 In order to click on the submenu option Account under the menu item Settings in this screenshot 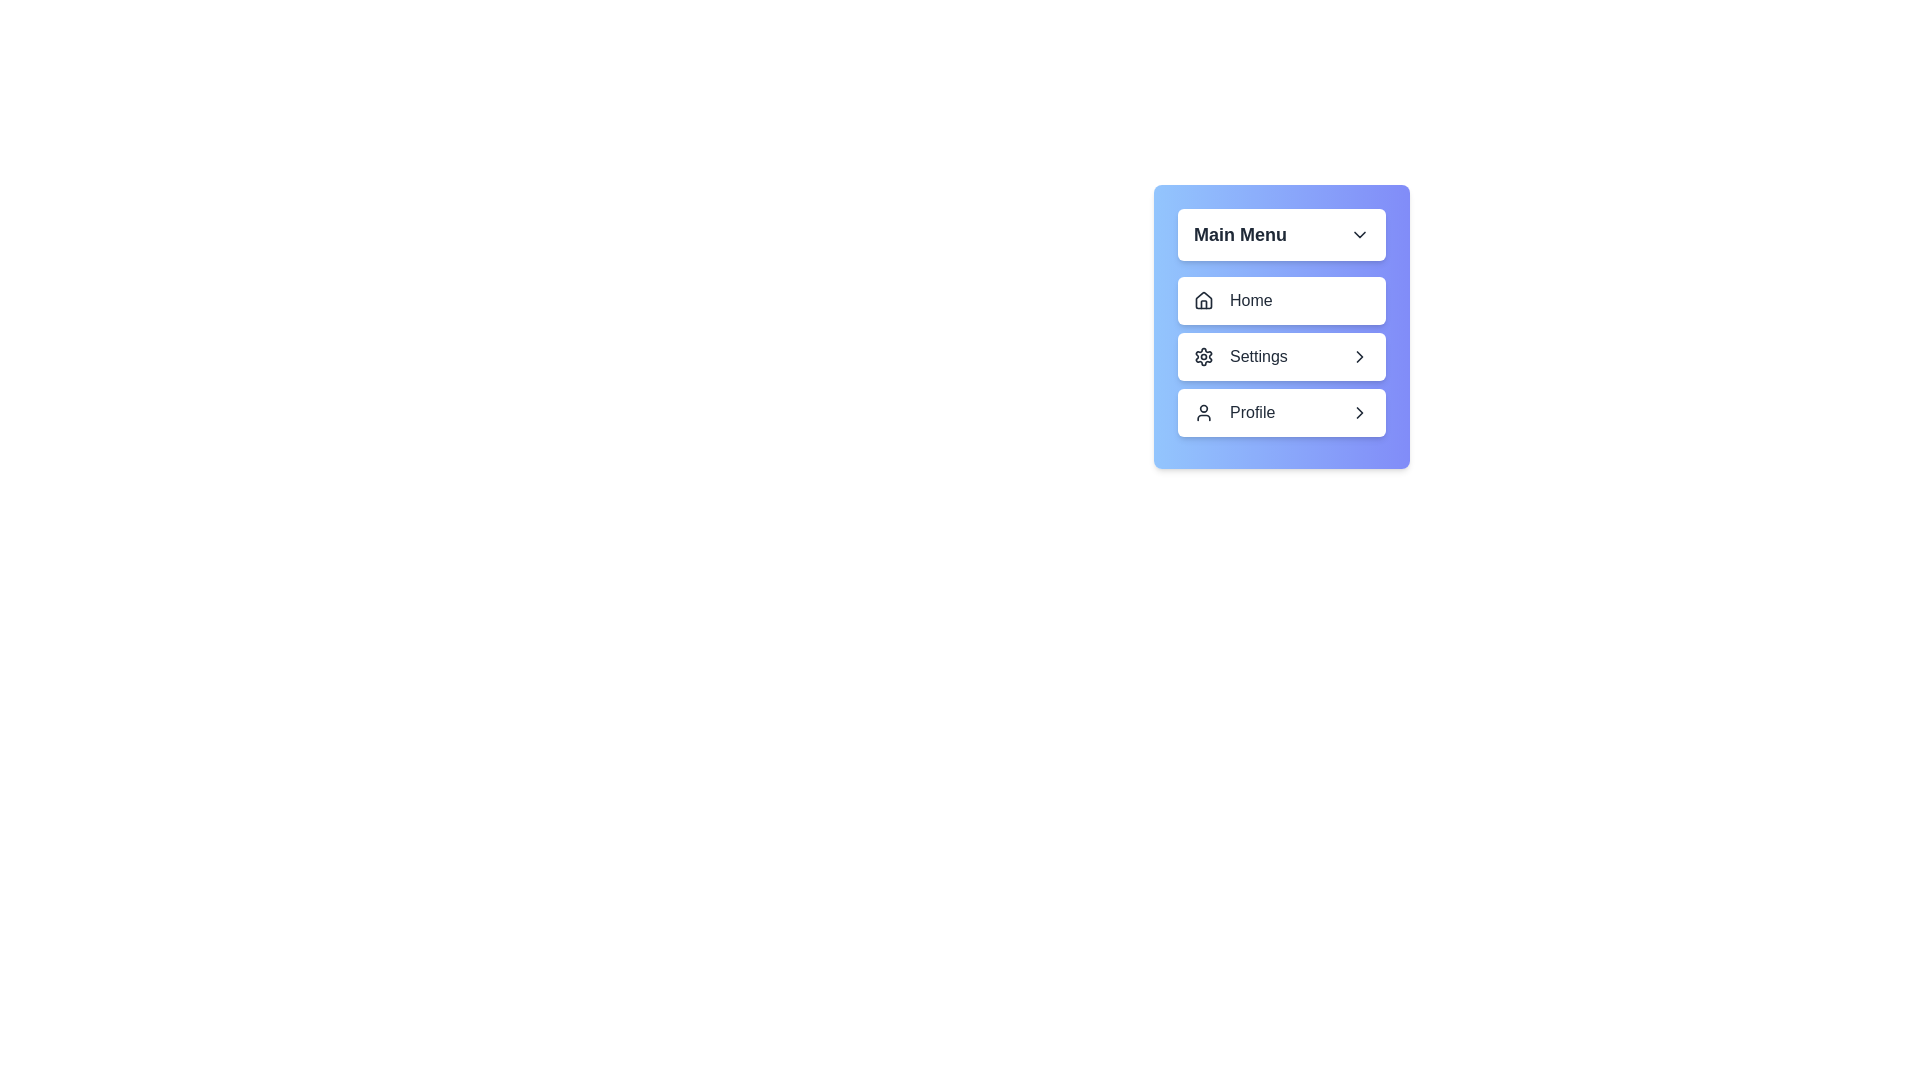, I will do `click(1281, 356)`.